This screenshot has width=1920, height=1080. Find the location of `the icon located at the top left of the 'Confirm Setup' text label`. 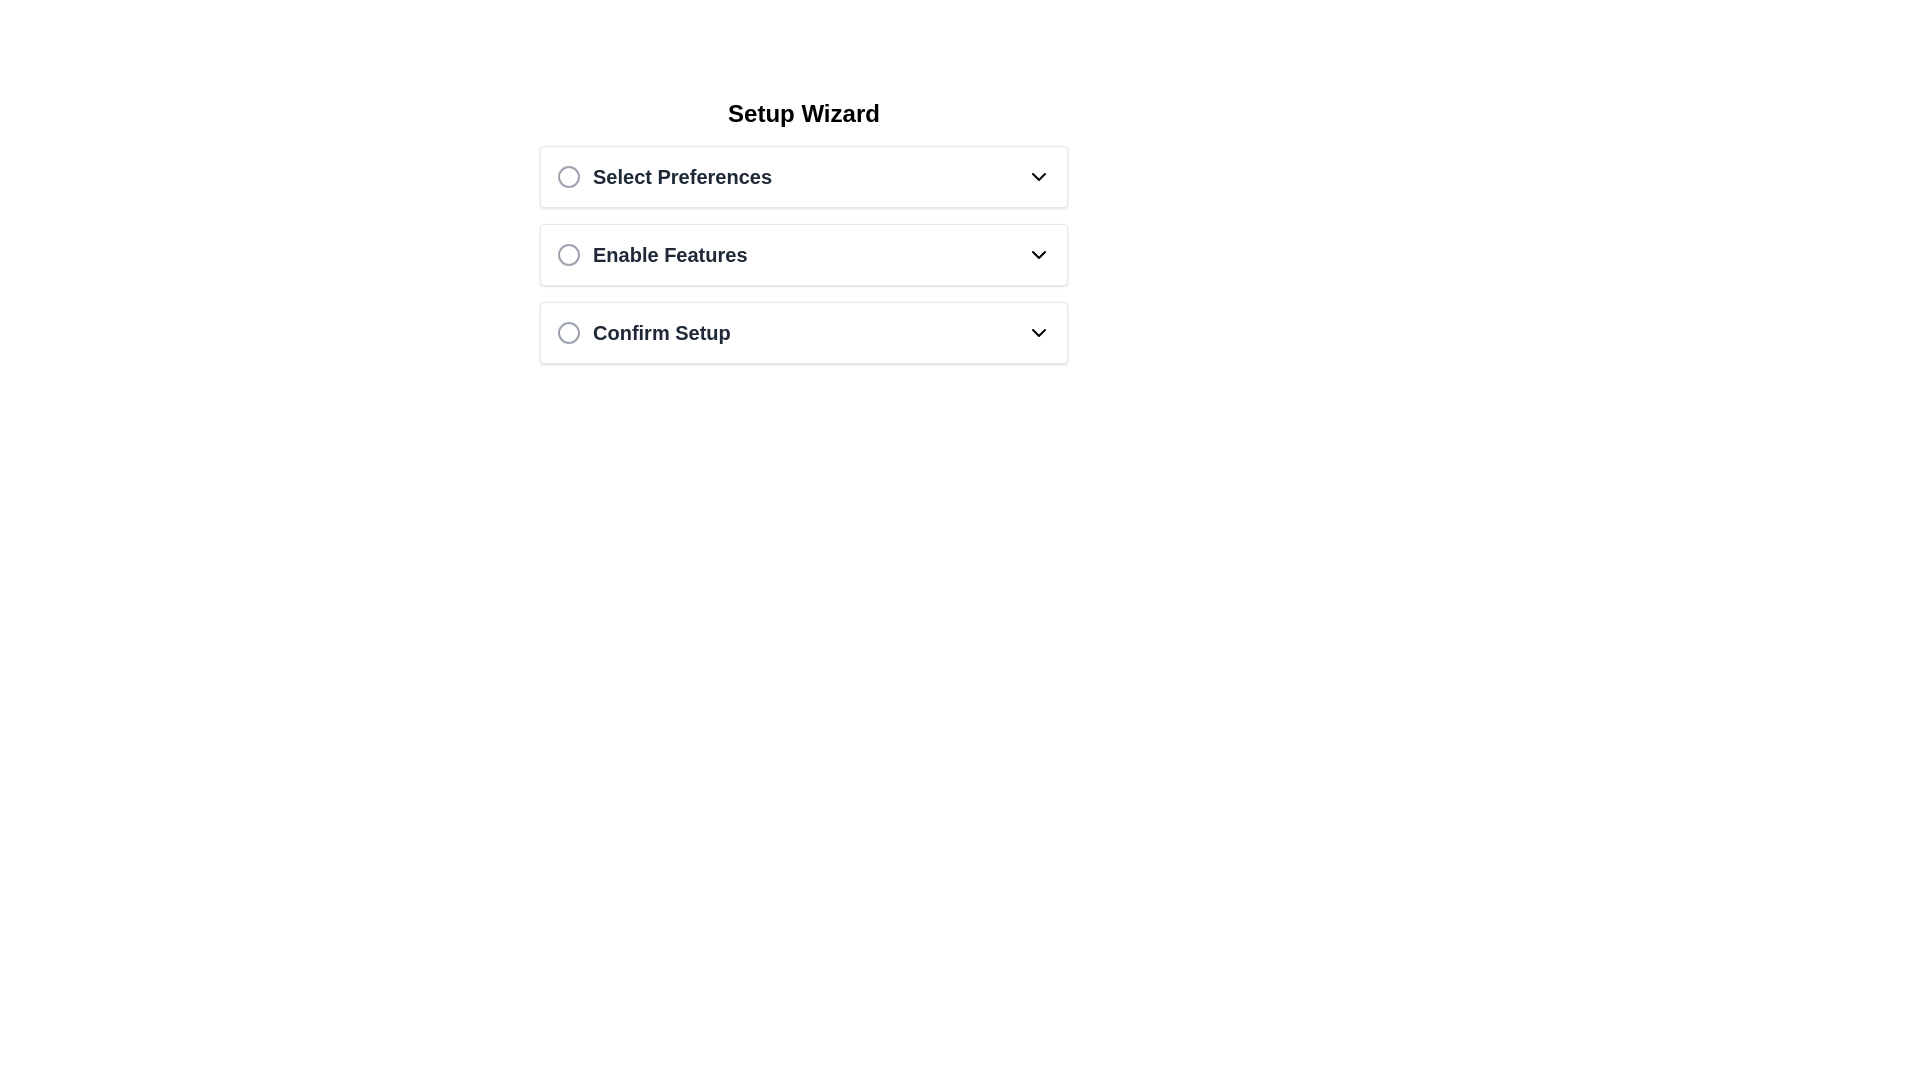

the icon located at the top left of the 'Confirm Setup' text label is located at coordinates (568, 331).